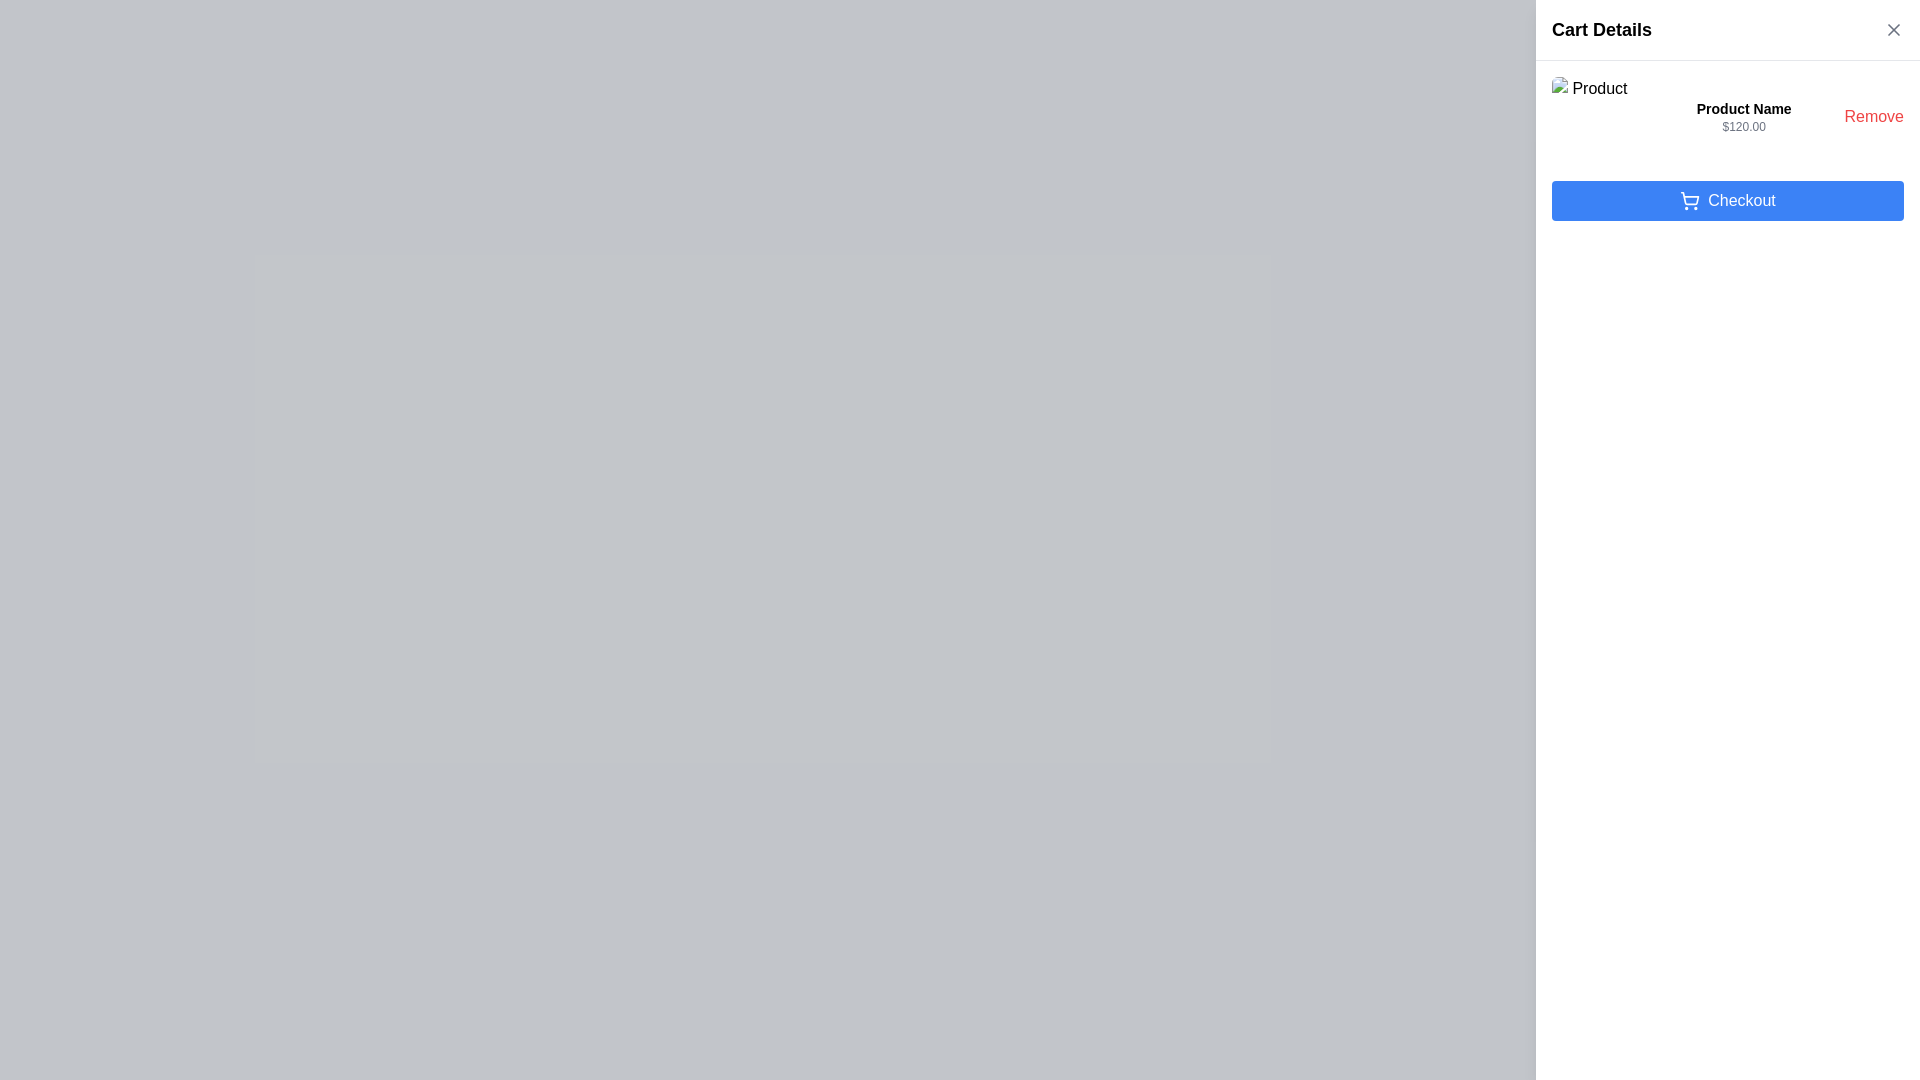  What do you see at coordinates (1893, 30) in the screenshot?
I see `the small interactive 'X' button located at the top-right corner of the interface, next to the 'Cart Details' title` at bounding box center [1893, 30].